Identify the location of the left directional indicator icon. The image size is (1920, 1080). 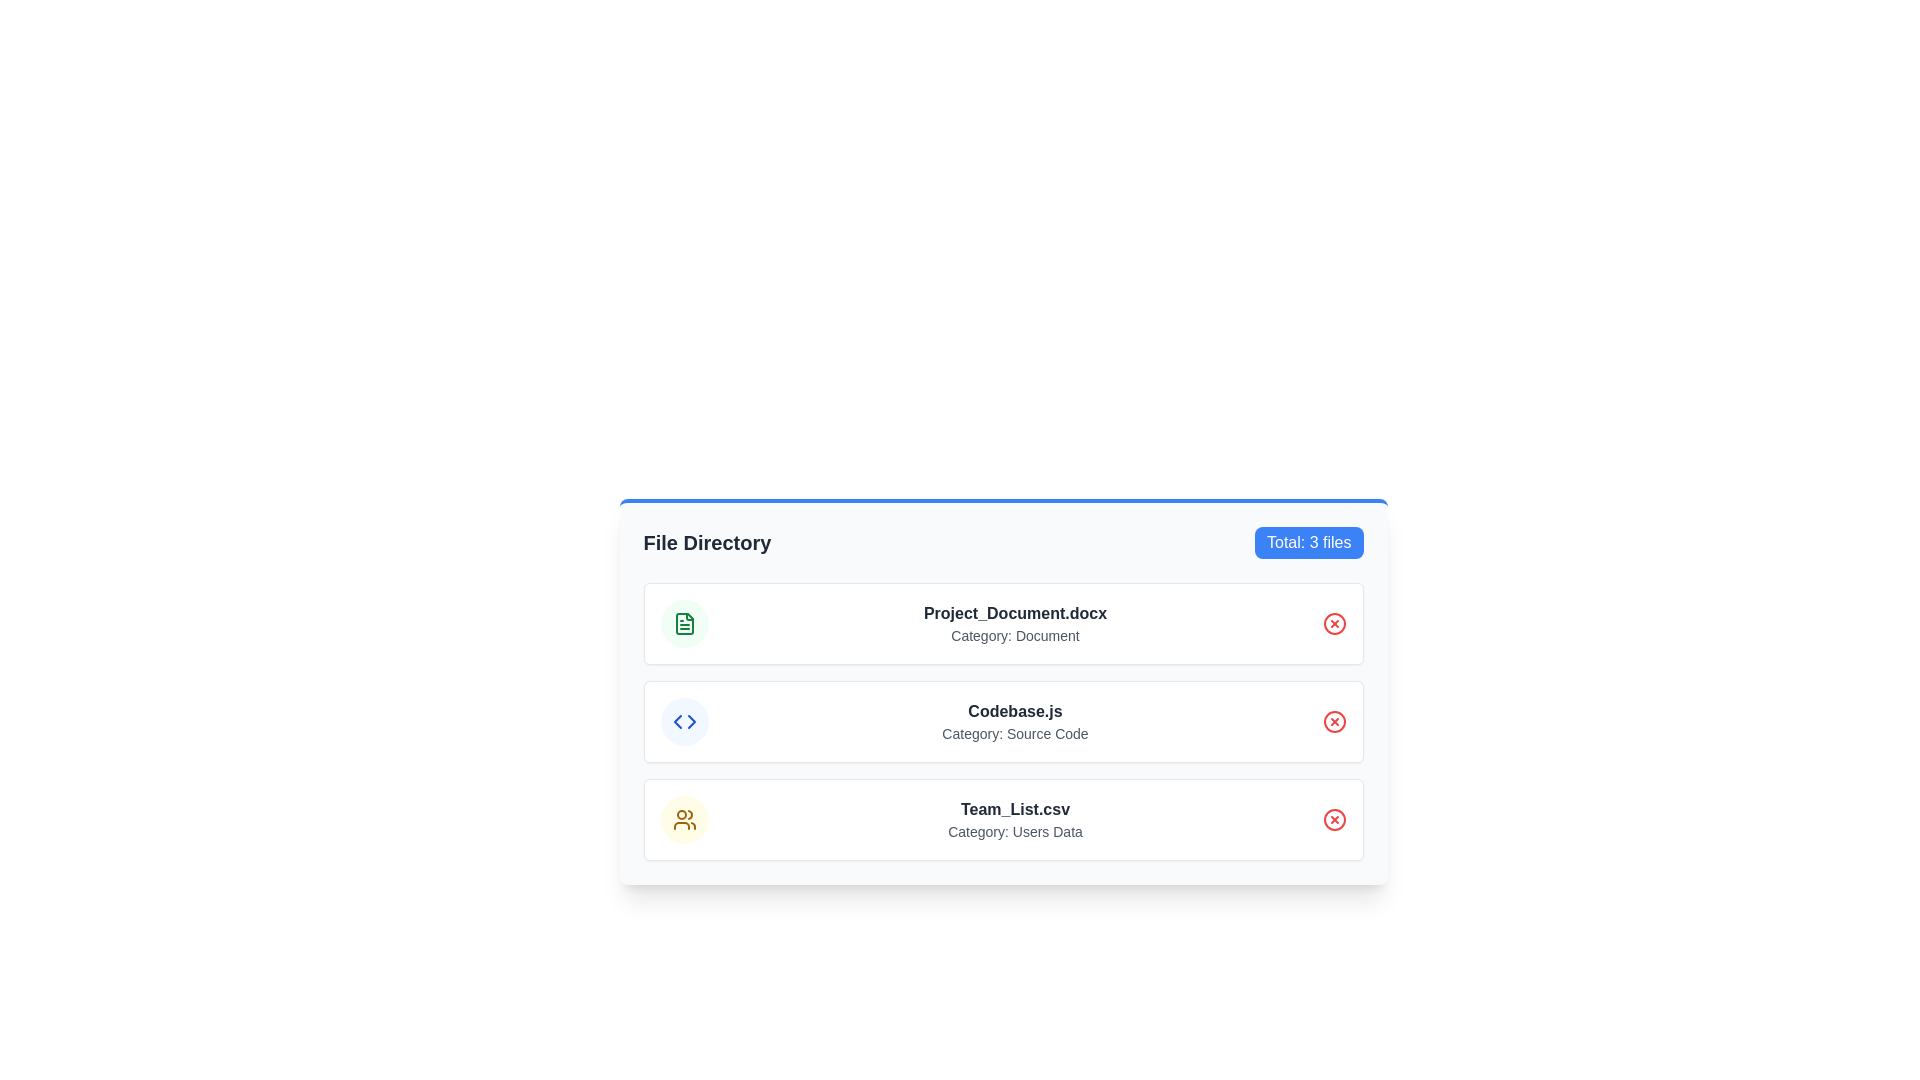
(677, 721).